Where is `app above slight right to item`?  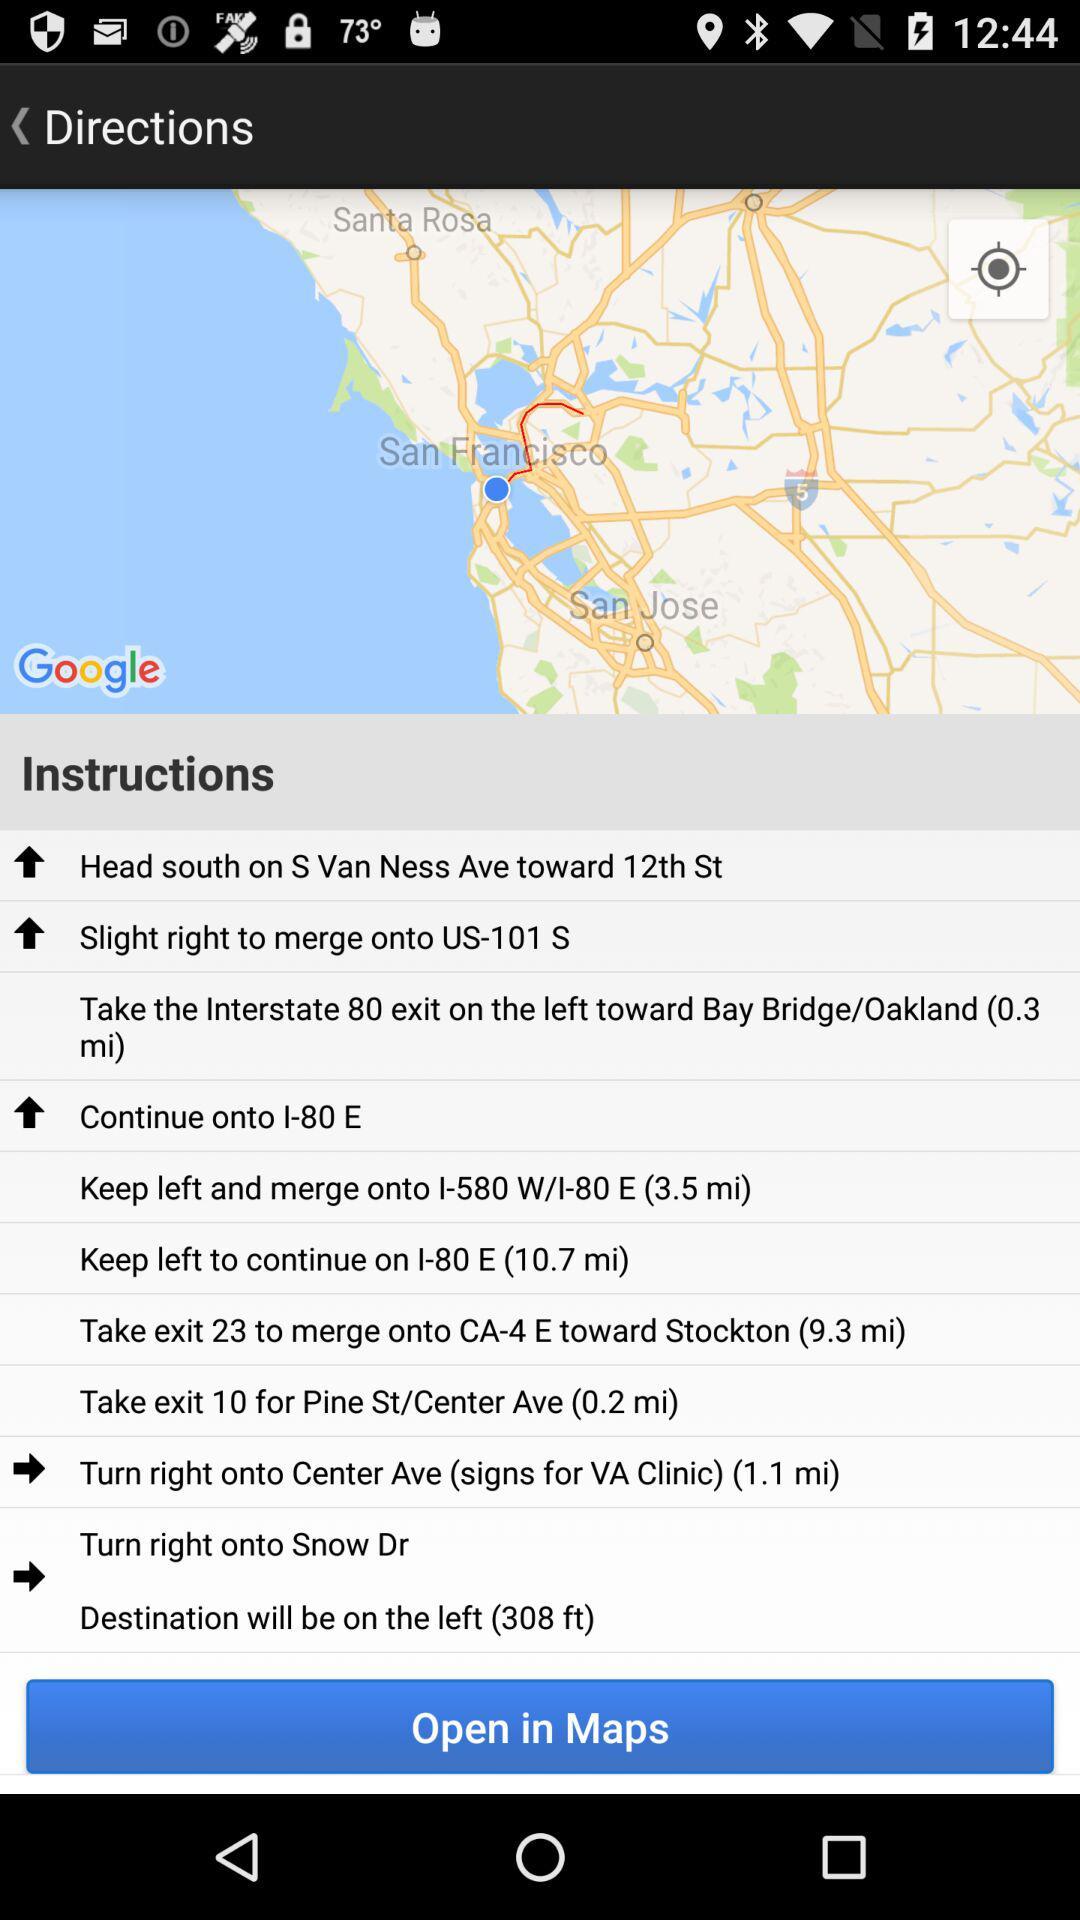 app above slight right to item is located at coordinates (401, 865).